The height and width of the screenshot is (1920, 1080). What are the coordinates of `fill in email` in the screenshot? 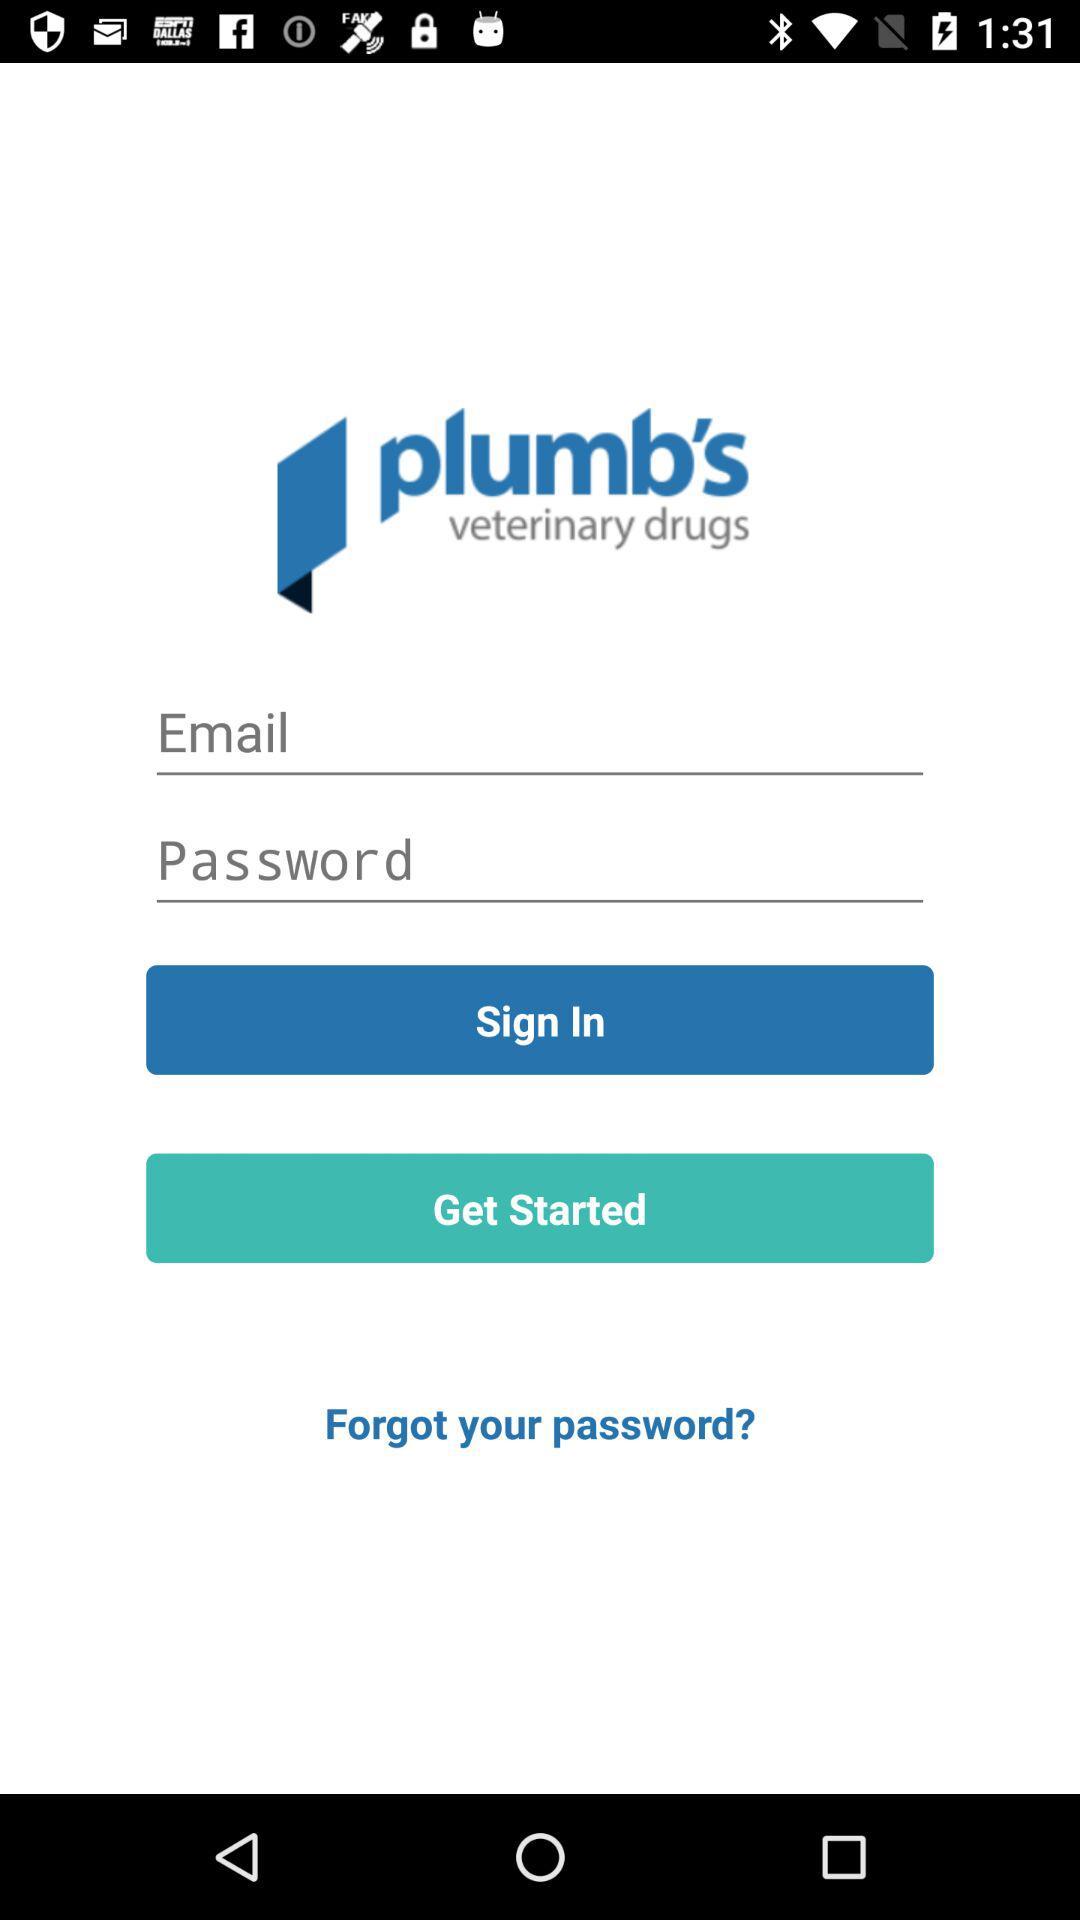 It's located at (540, 730).